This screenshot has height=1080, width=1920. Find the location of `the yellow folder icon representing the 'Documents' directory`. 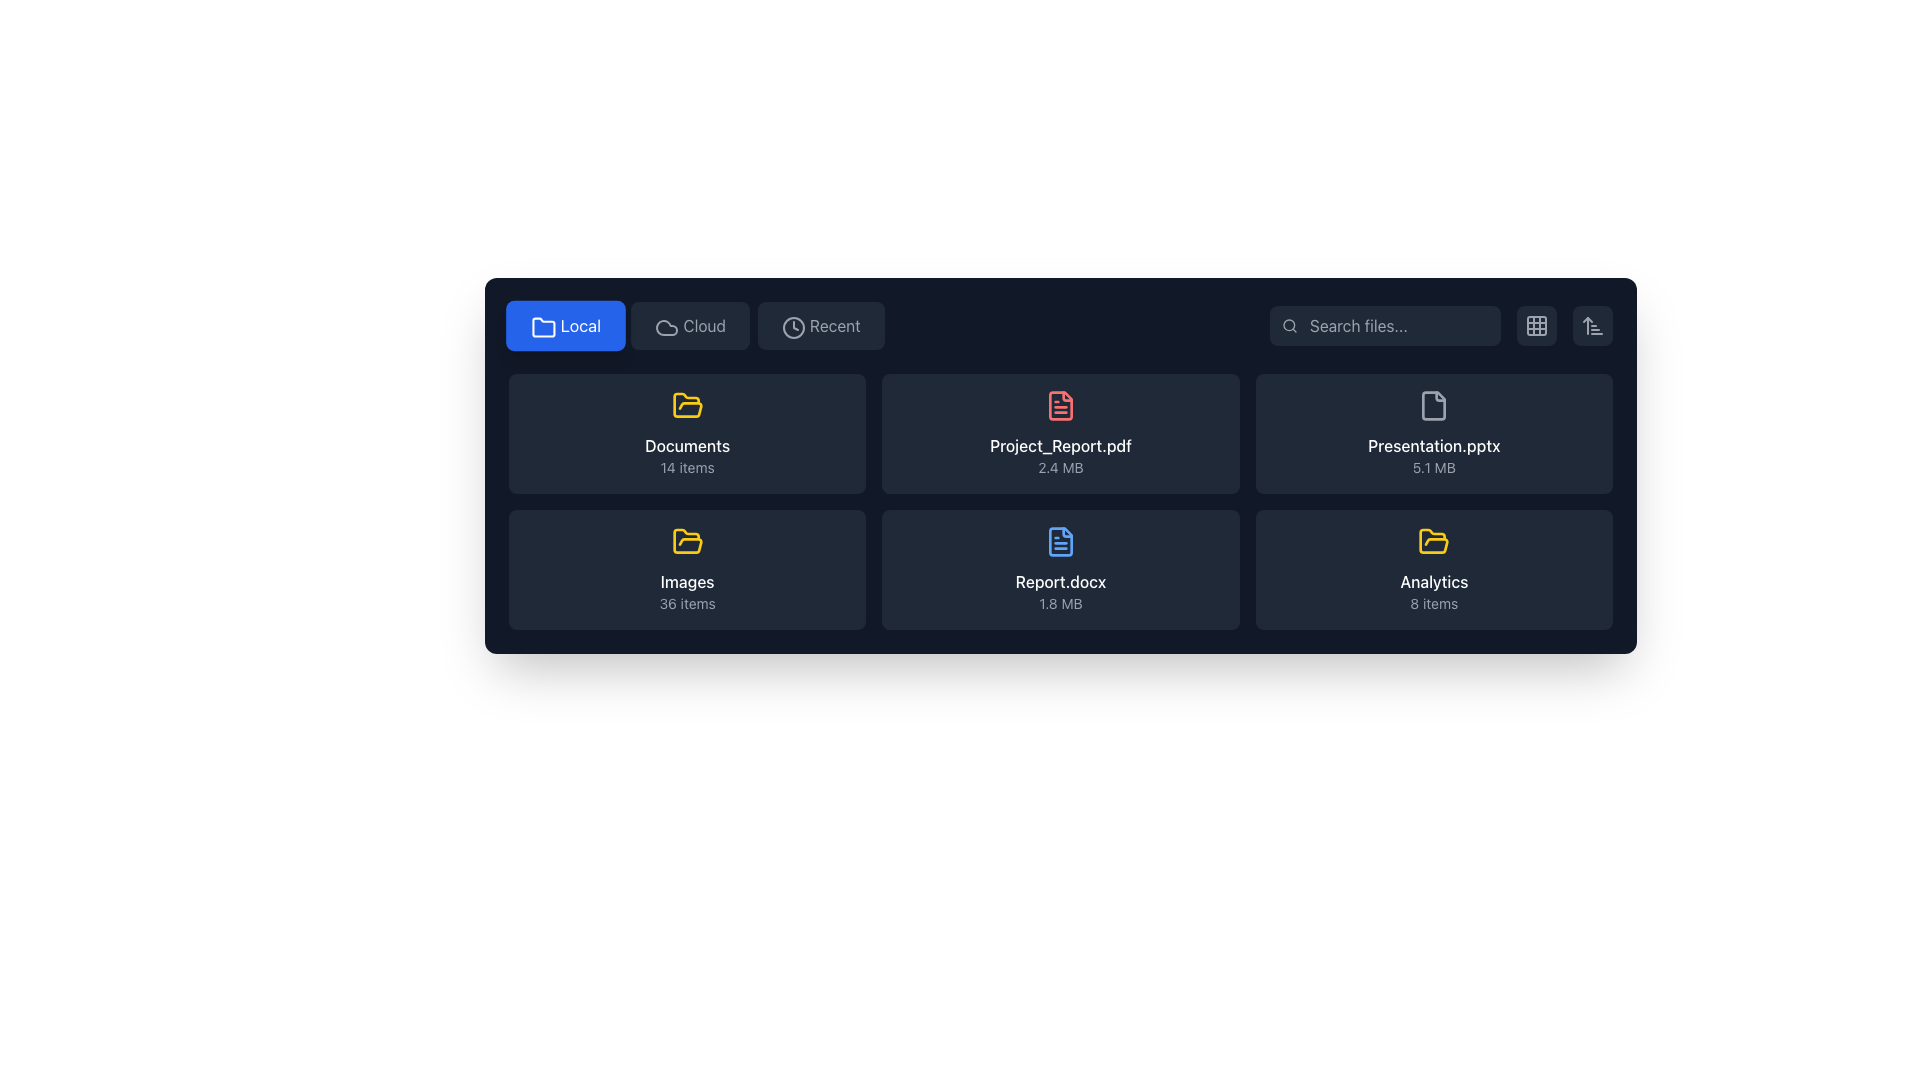

the yellow folder icon representing the 'Documents' directory is located at coordinates (687, 541).